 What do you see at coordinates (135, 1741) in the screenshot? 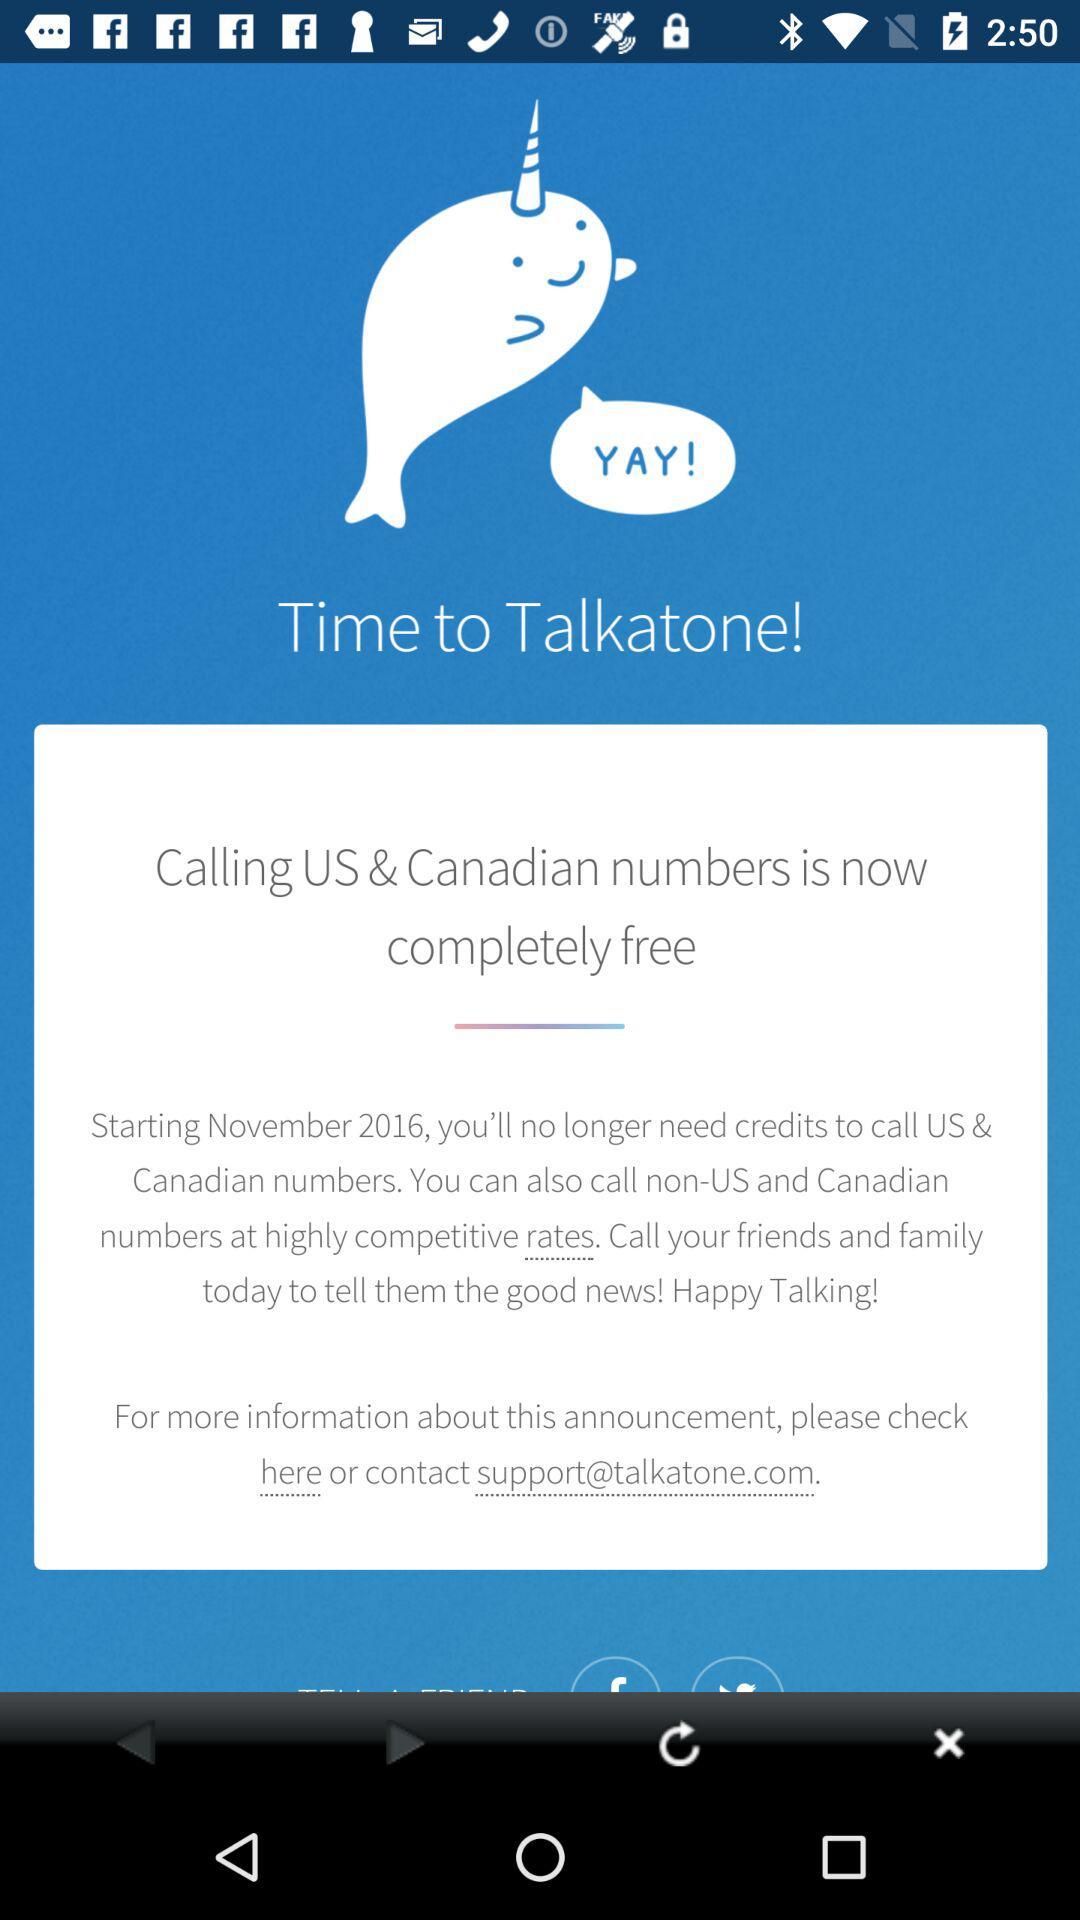
I see `go back` at bounding box center [135, 1741].